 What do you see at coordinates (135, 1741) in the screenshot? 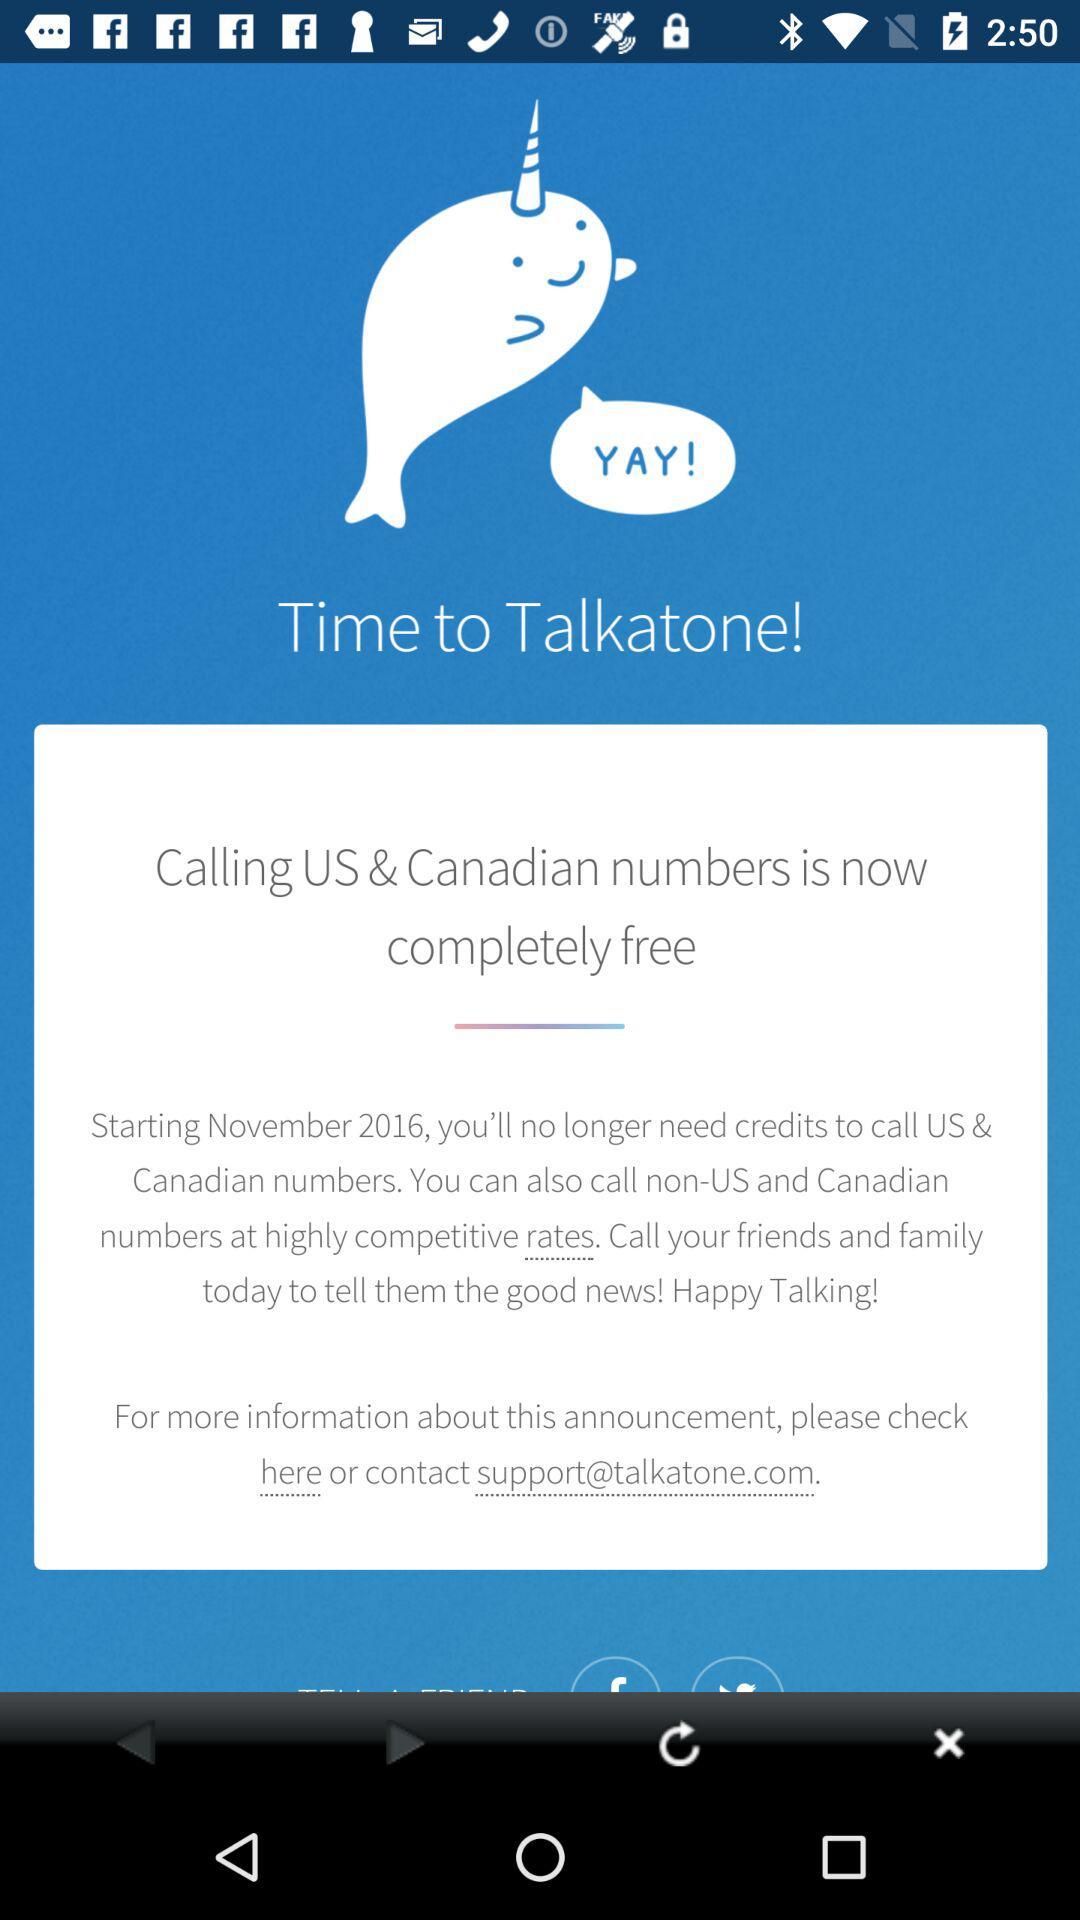
I see `go back` at bounding box center [135, 1741].